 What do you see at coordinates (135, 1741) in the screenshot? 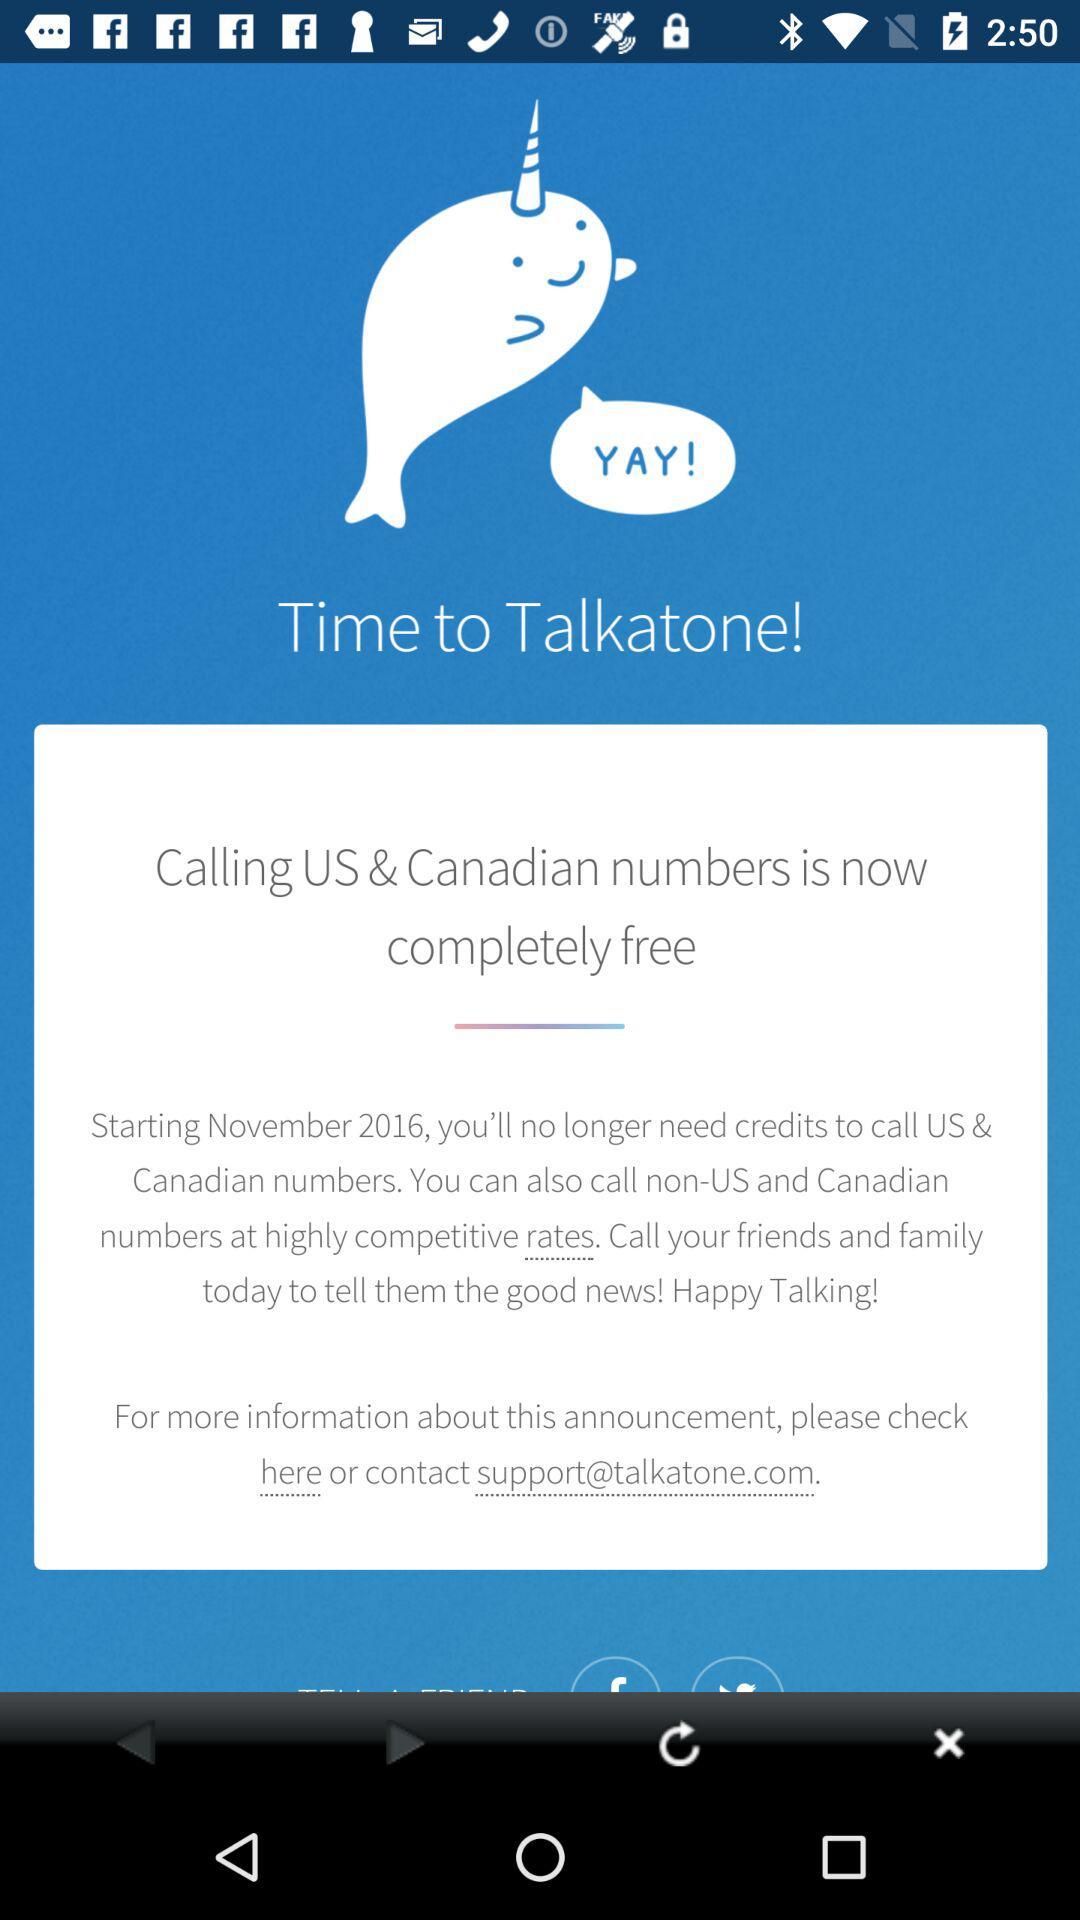
I see `go back` at bounding box center [135, 1741].